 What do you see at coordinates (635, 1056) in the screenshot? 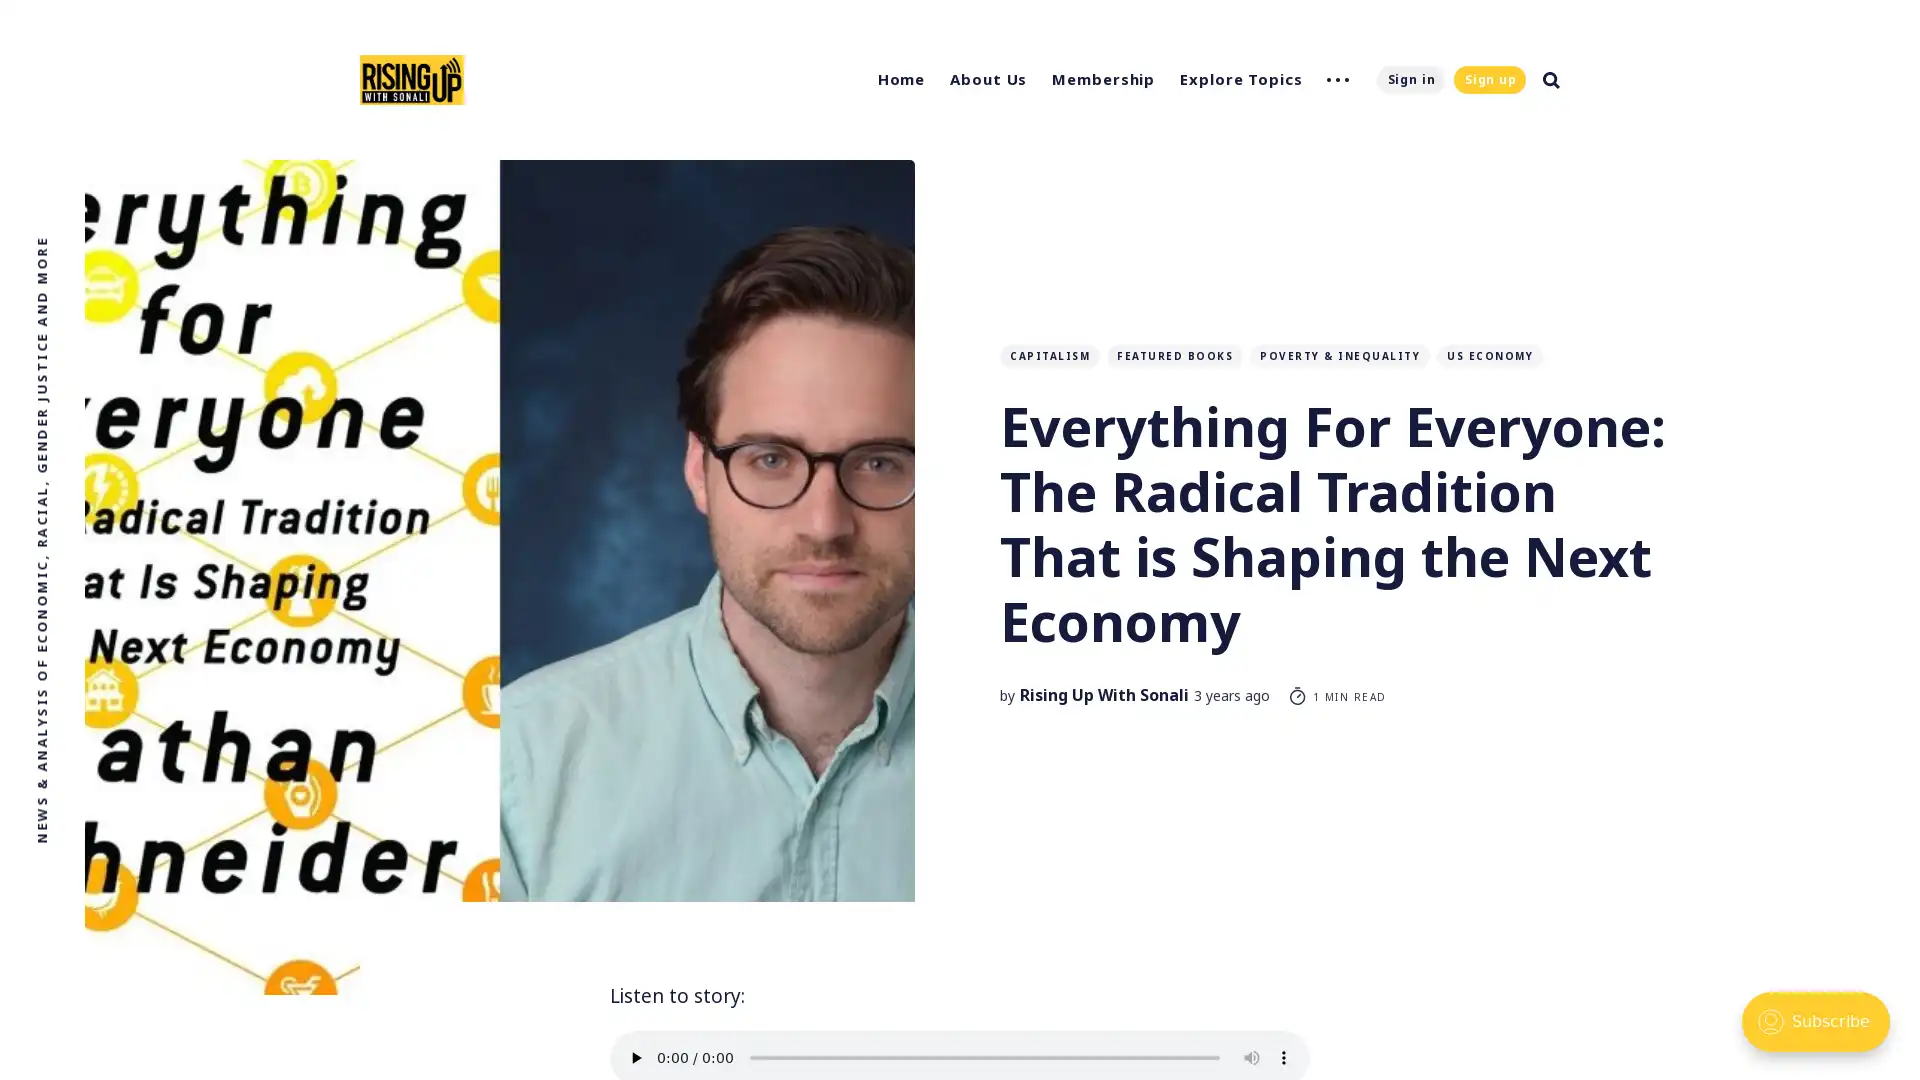
I see `play` at bounding box center [635, 1056].